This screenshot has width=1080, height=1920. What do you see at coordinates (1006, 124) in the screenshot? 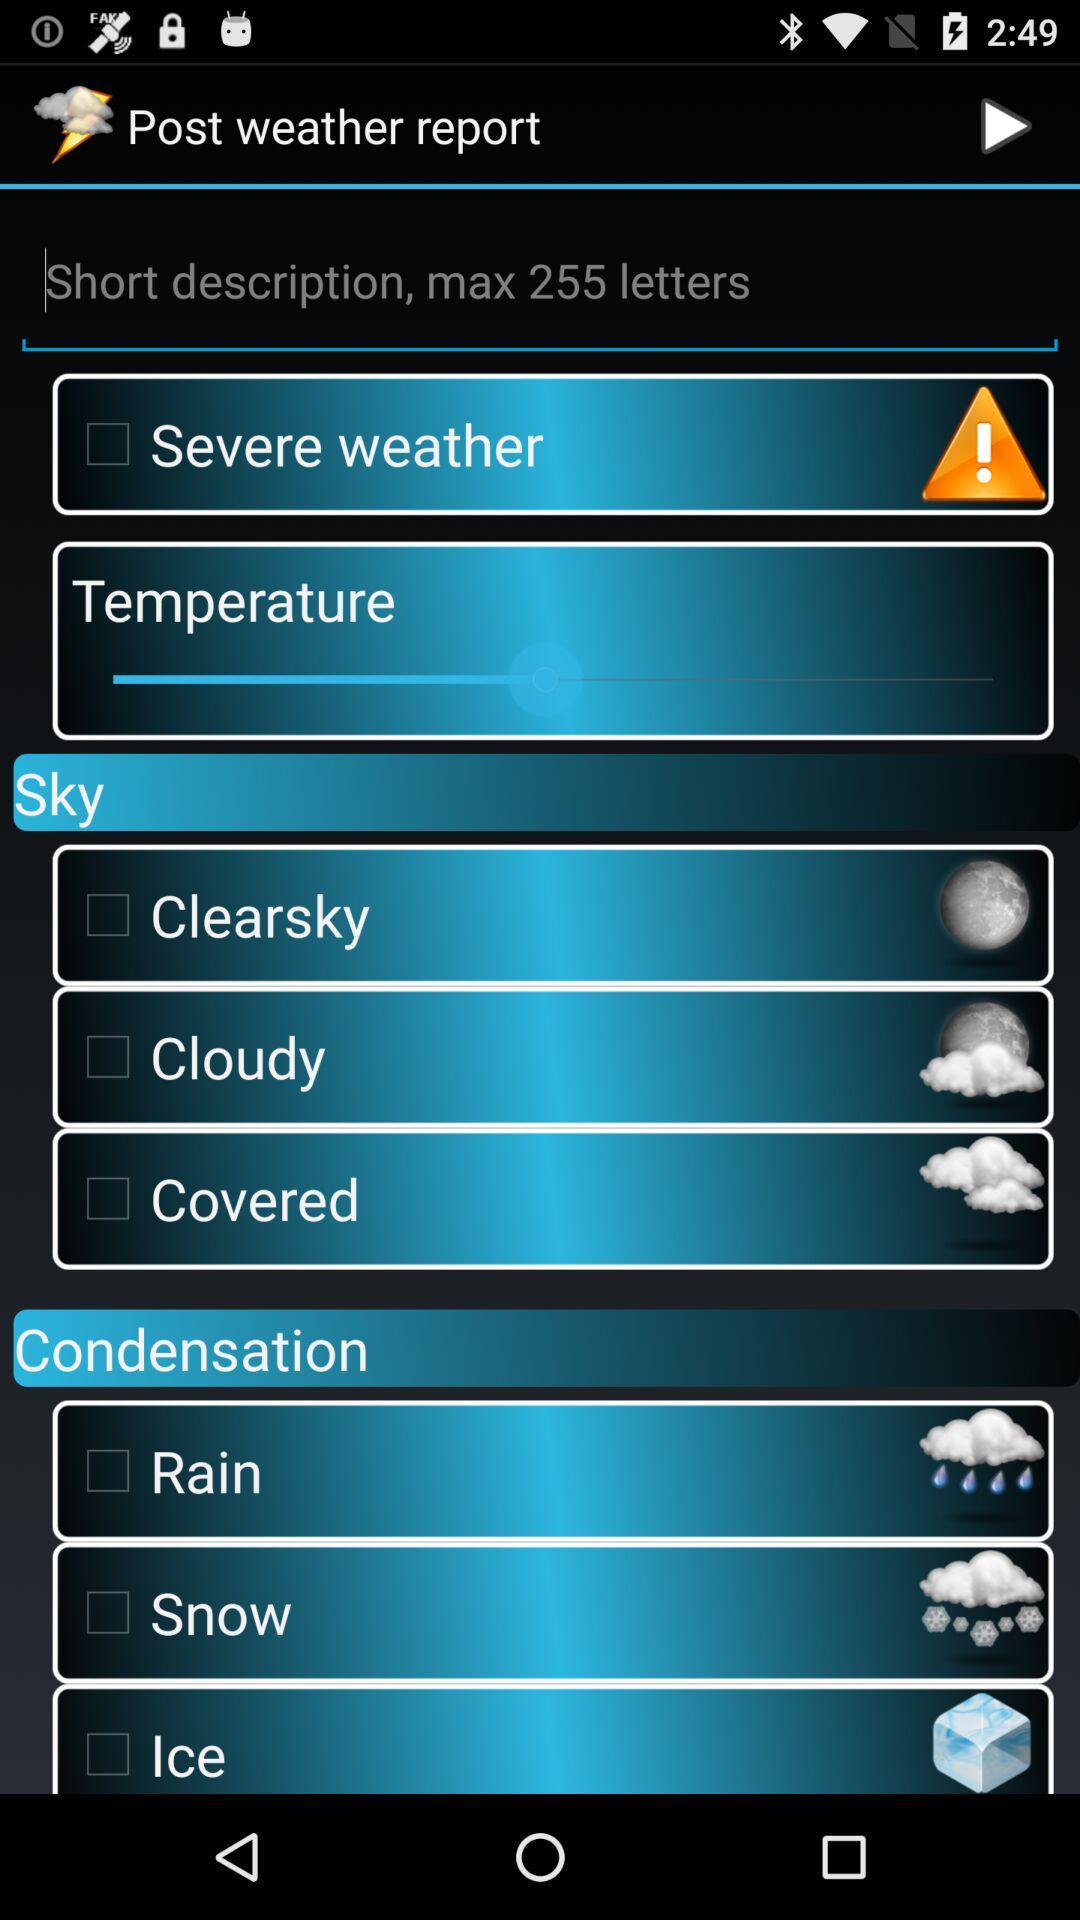
I see `go forward` at bounding box center [1006, 124].